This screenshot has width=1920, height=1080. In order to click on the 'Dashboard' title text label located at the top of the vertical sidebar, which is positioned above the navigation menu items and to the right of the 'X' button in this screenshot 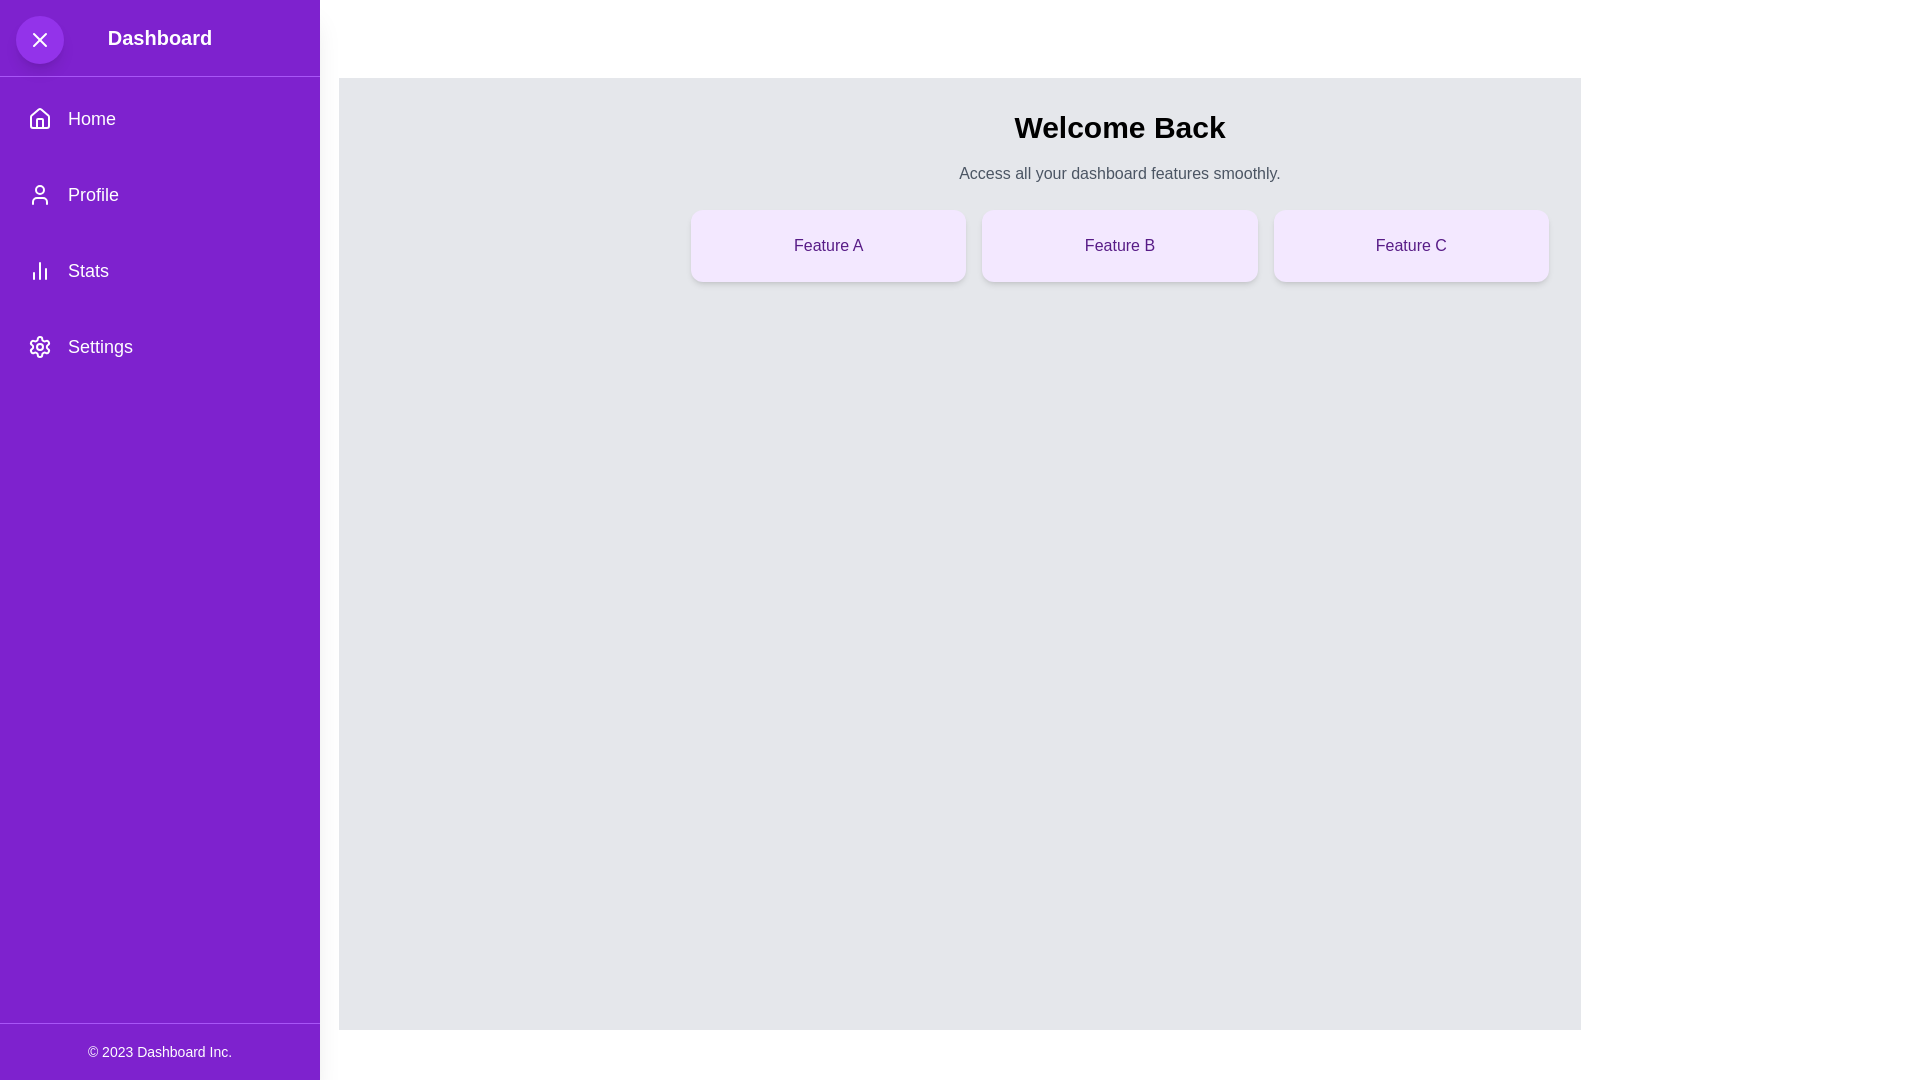, I will do `click(158, 38)`.